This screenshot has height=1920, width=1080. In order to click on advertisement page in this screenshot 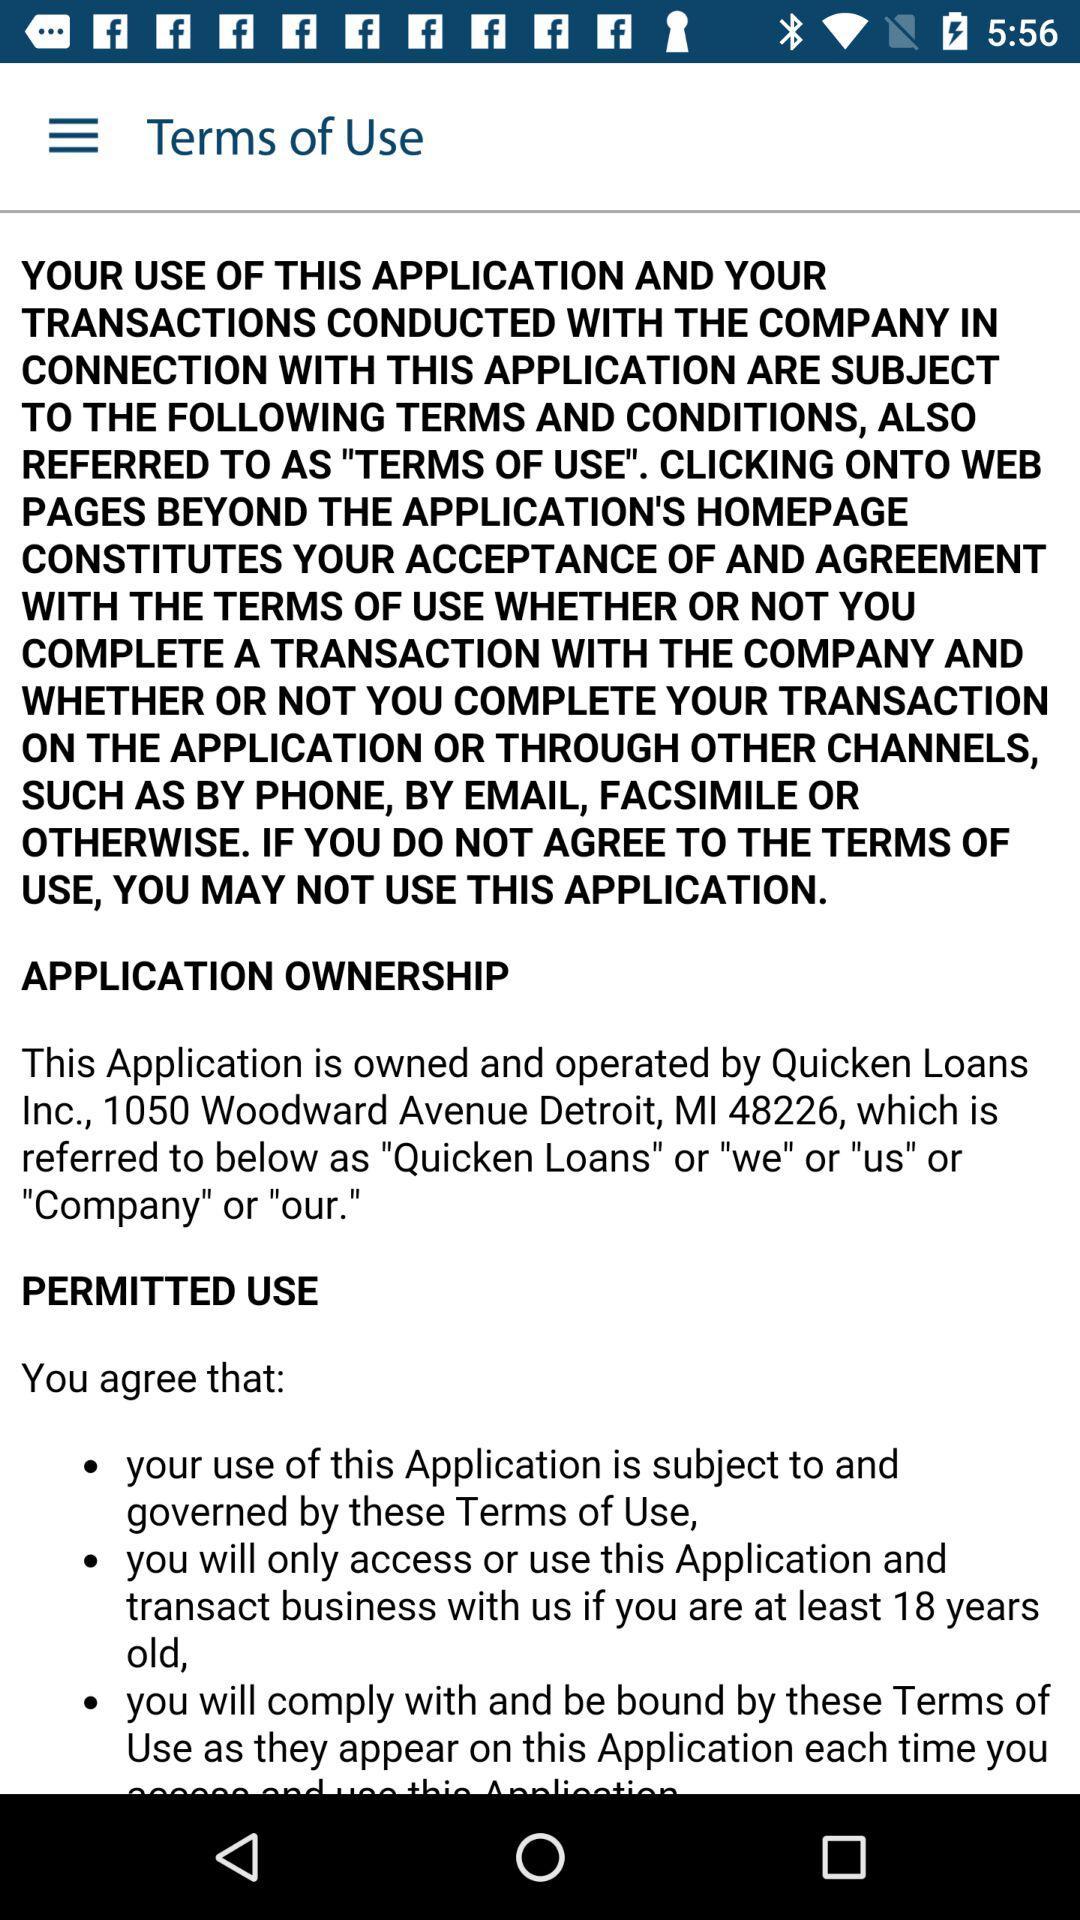, I will do `click(540, 1003)`.